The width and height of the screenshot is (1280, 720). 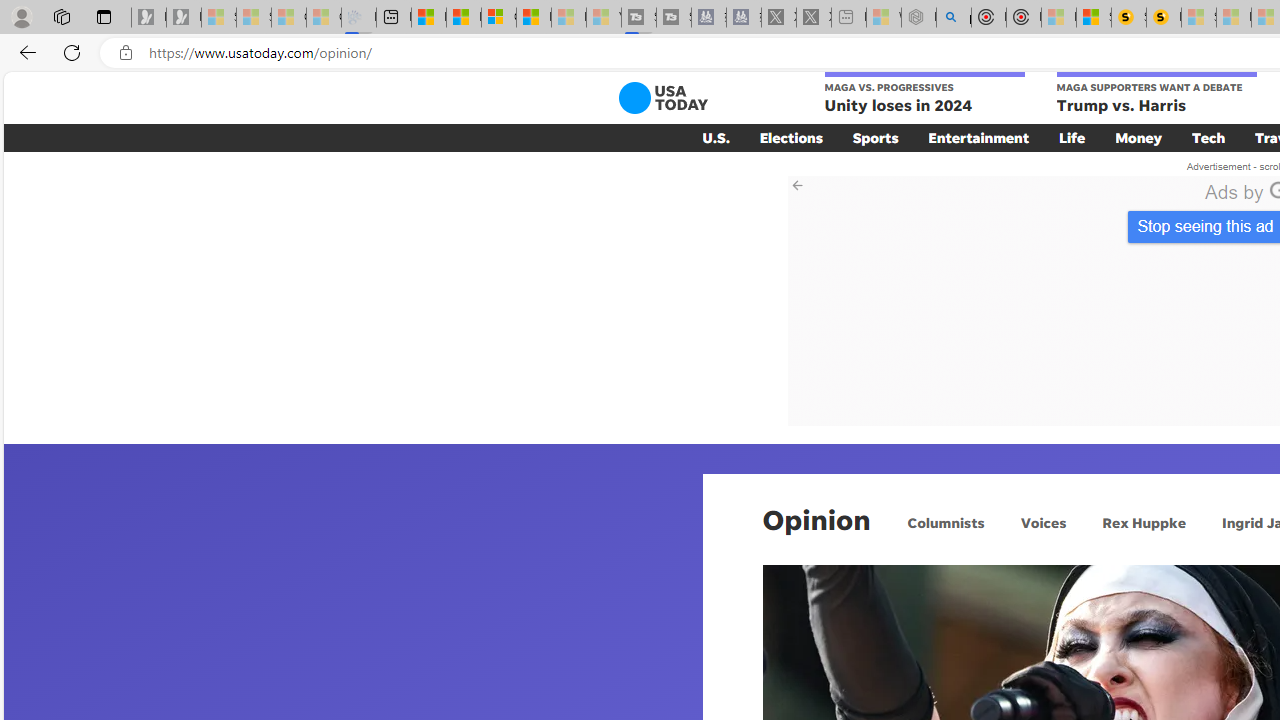 I want to click on 'Elections', so click(x=790, y=136).